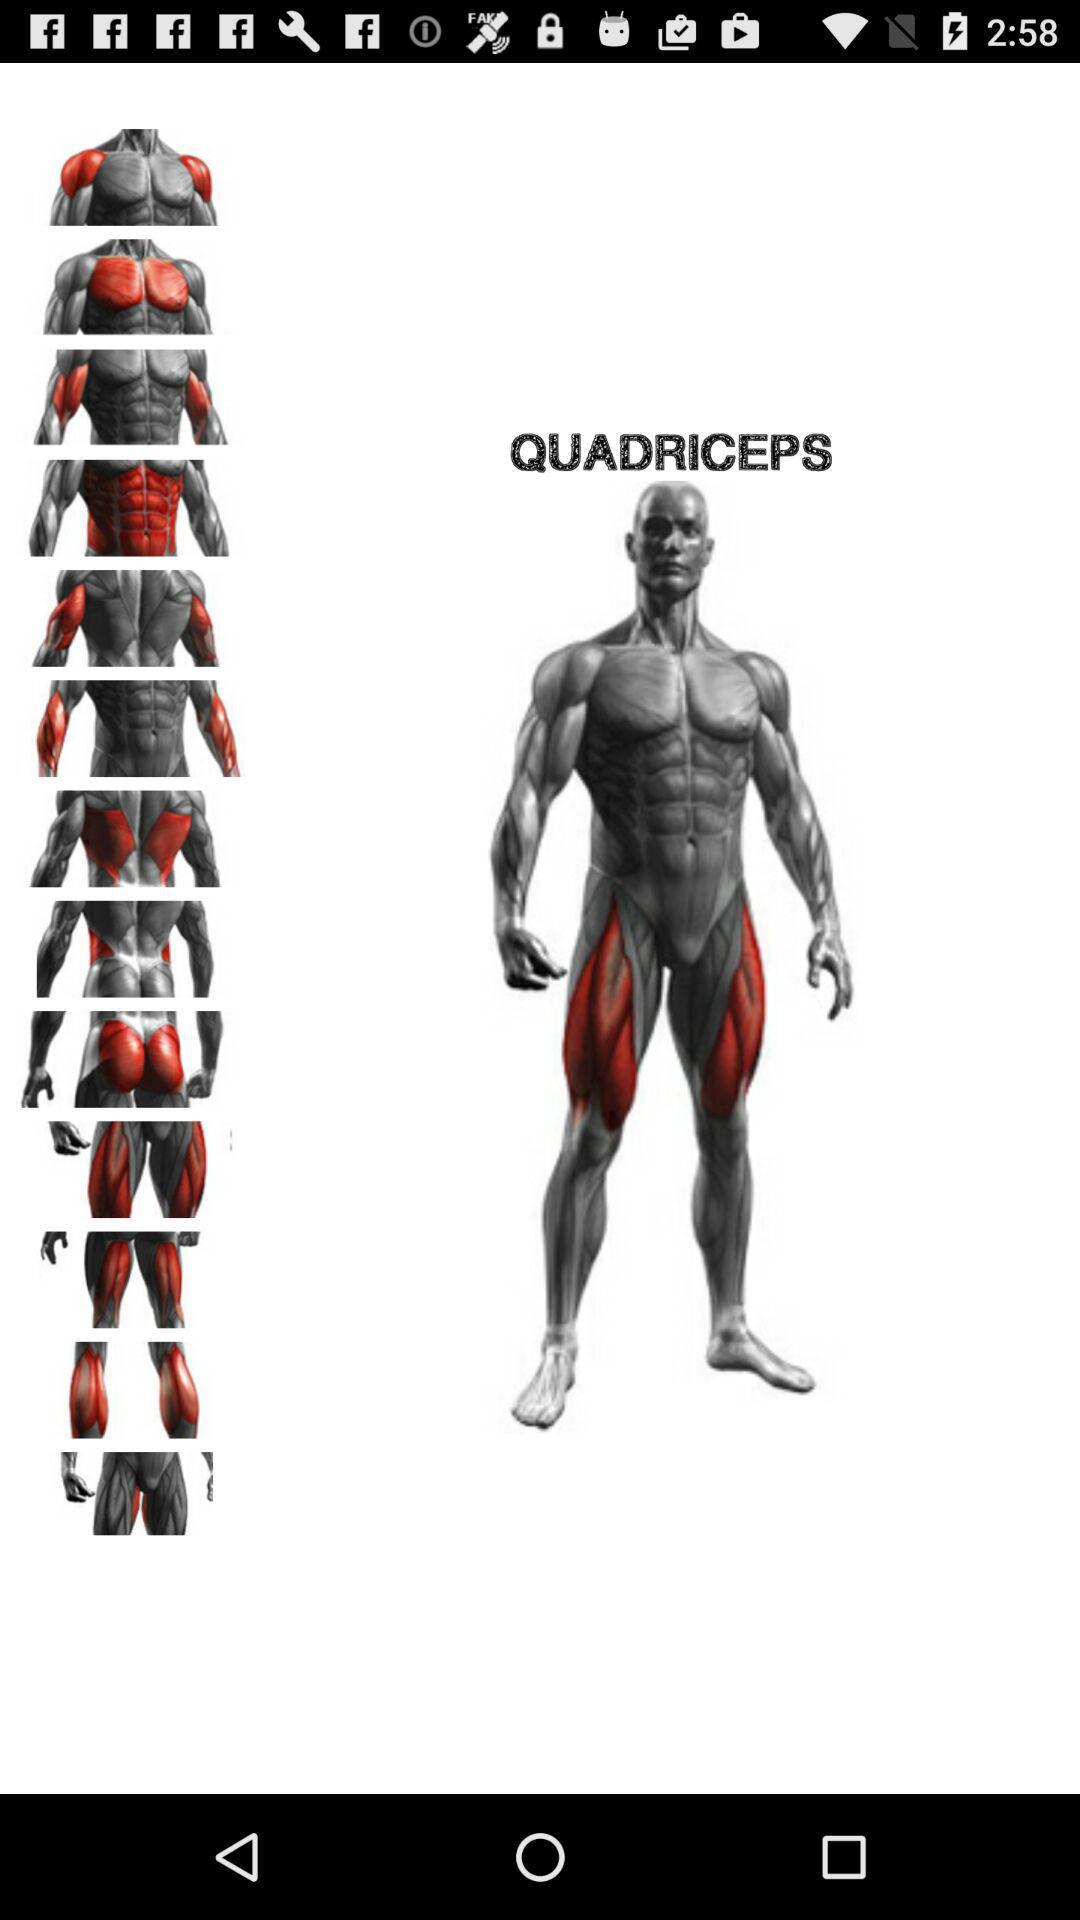 This screenshot has width=1080, height=1920. I want to click on the pause icon, so click(131, 1008).